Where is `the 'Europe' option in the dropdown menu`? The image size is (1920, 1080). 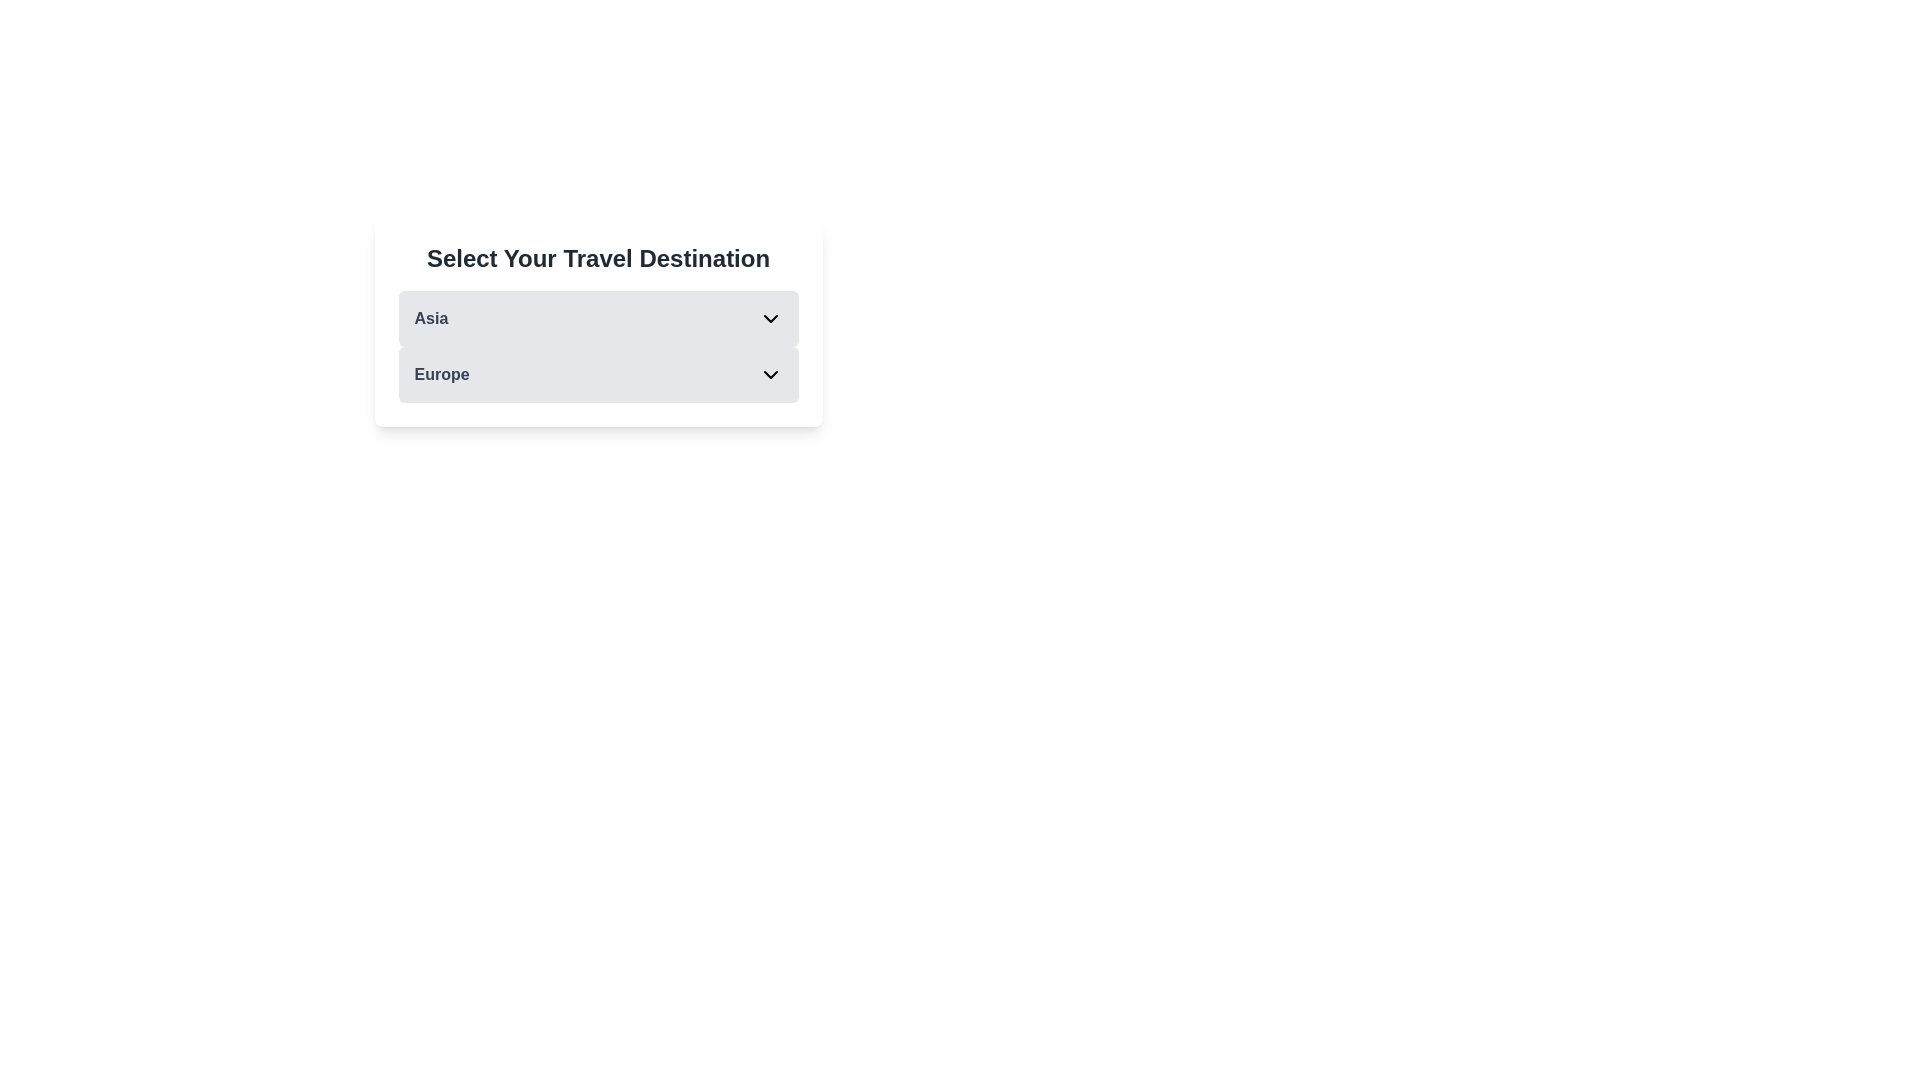
the 'Europe' option in the dropdown menu is located at coordinates (597, 374).